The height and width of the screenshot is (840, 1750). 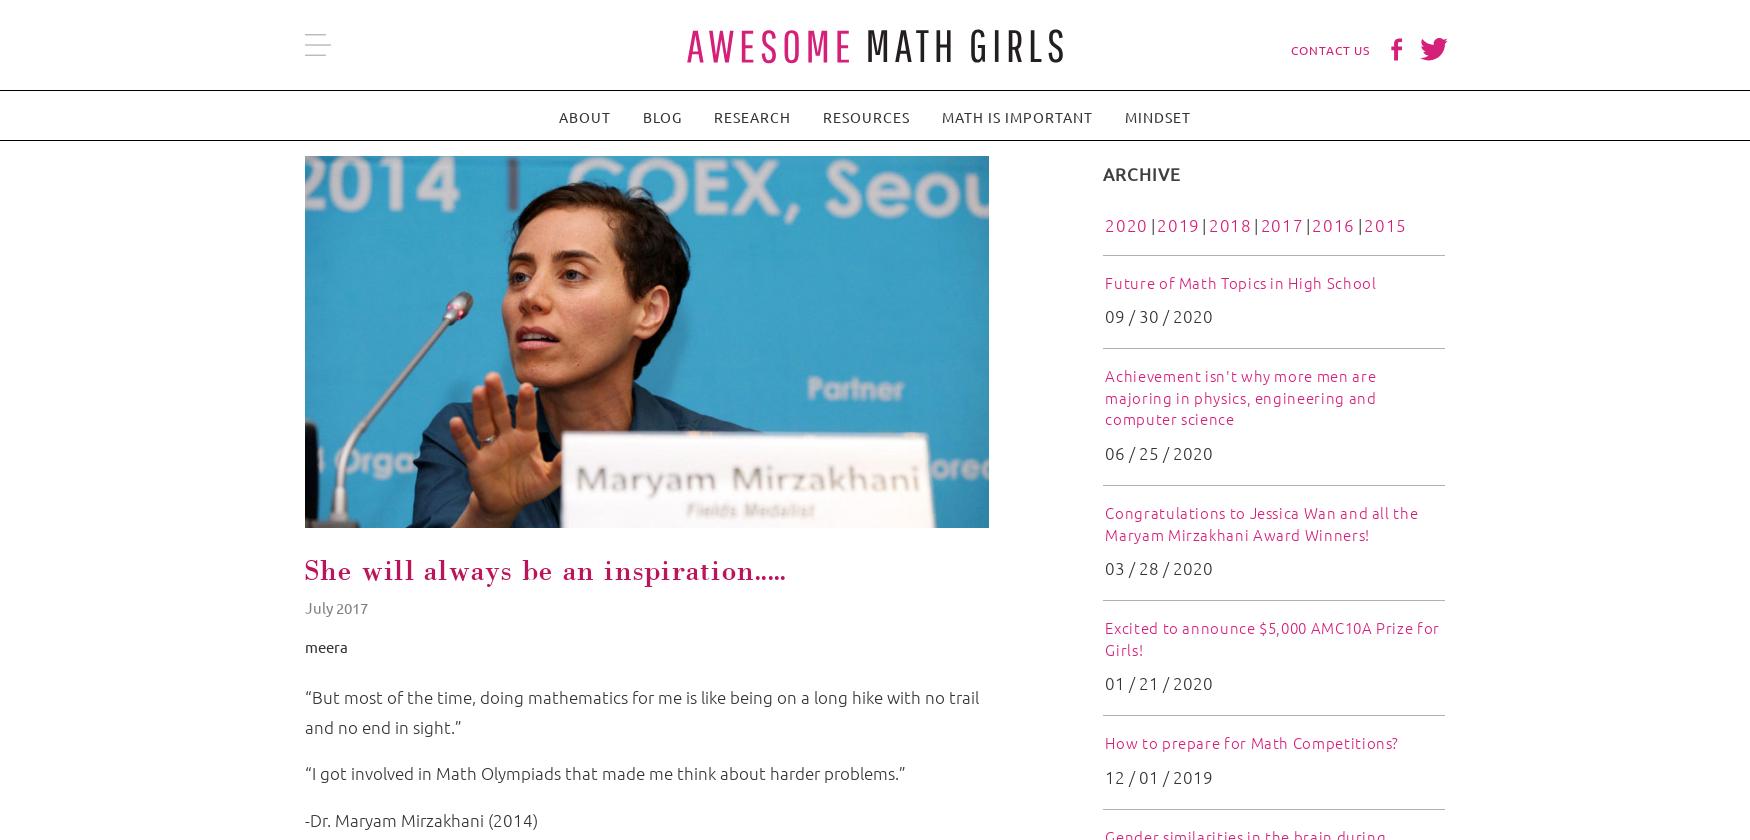 I want to click on '2020', so click(x=1125, y=225).